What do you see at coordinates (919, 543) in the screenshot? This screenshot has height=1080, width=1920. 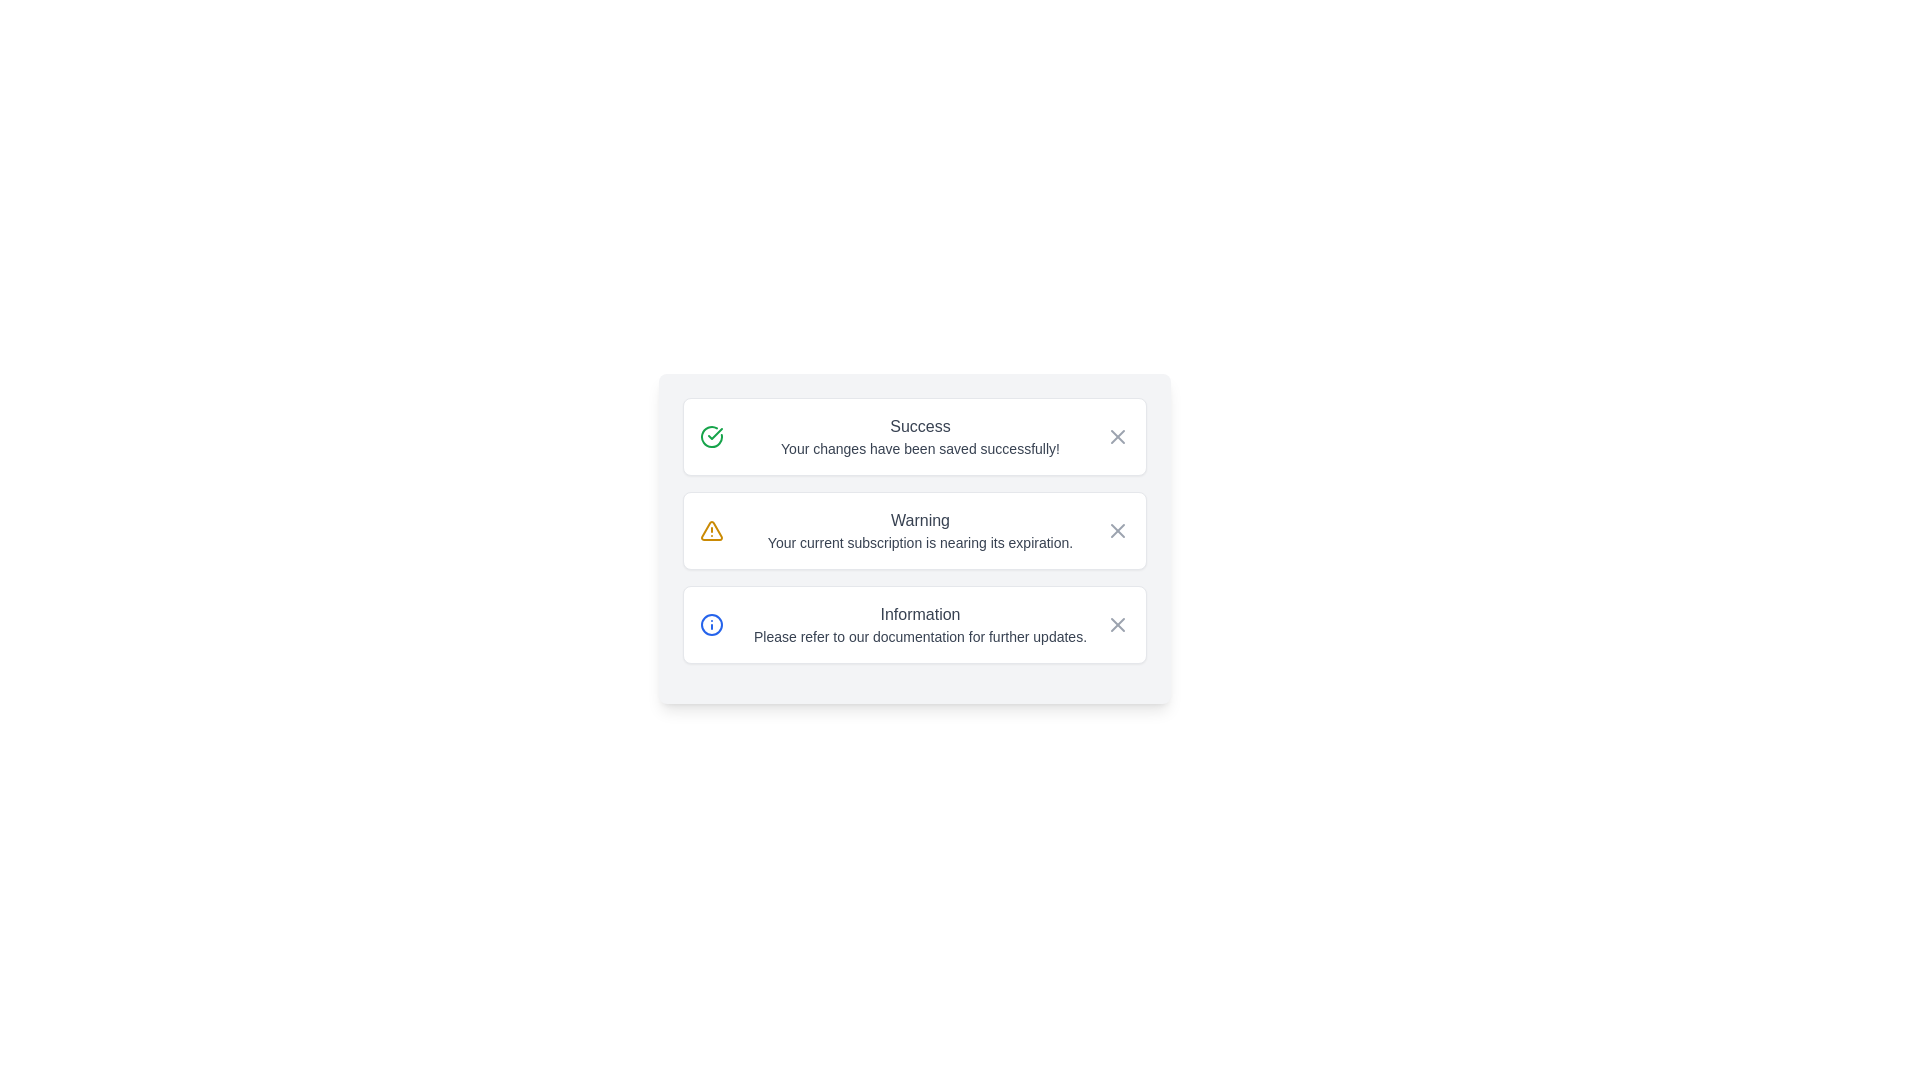 I see `the static text notifying the user about the impending expiration of their current subscription, located directly below the bold word 'Warning' within the warning message box` at bounding box center [919, 543].